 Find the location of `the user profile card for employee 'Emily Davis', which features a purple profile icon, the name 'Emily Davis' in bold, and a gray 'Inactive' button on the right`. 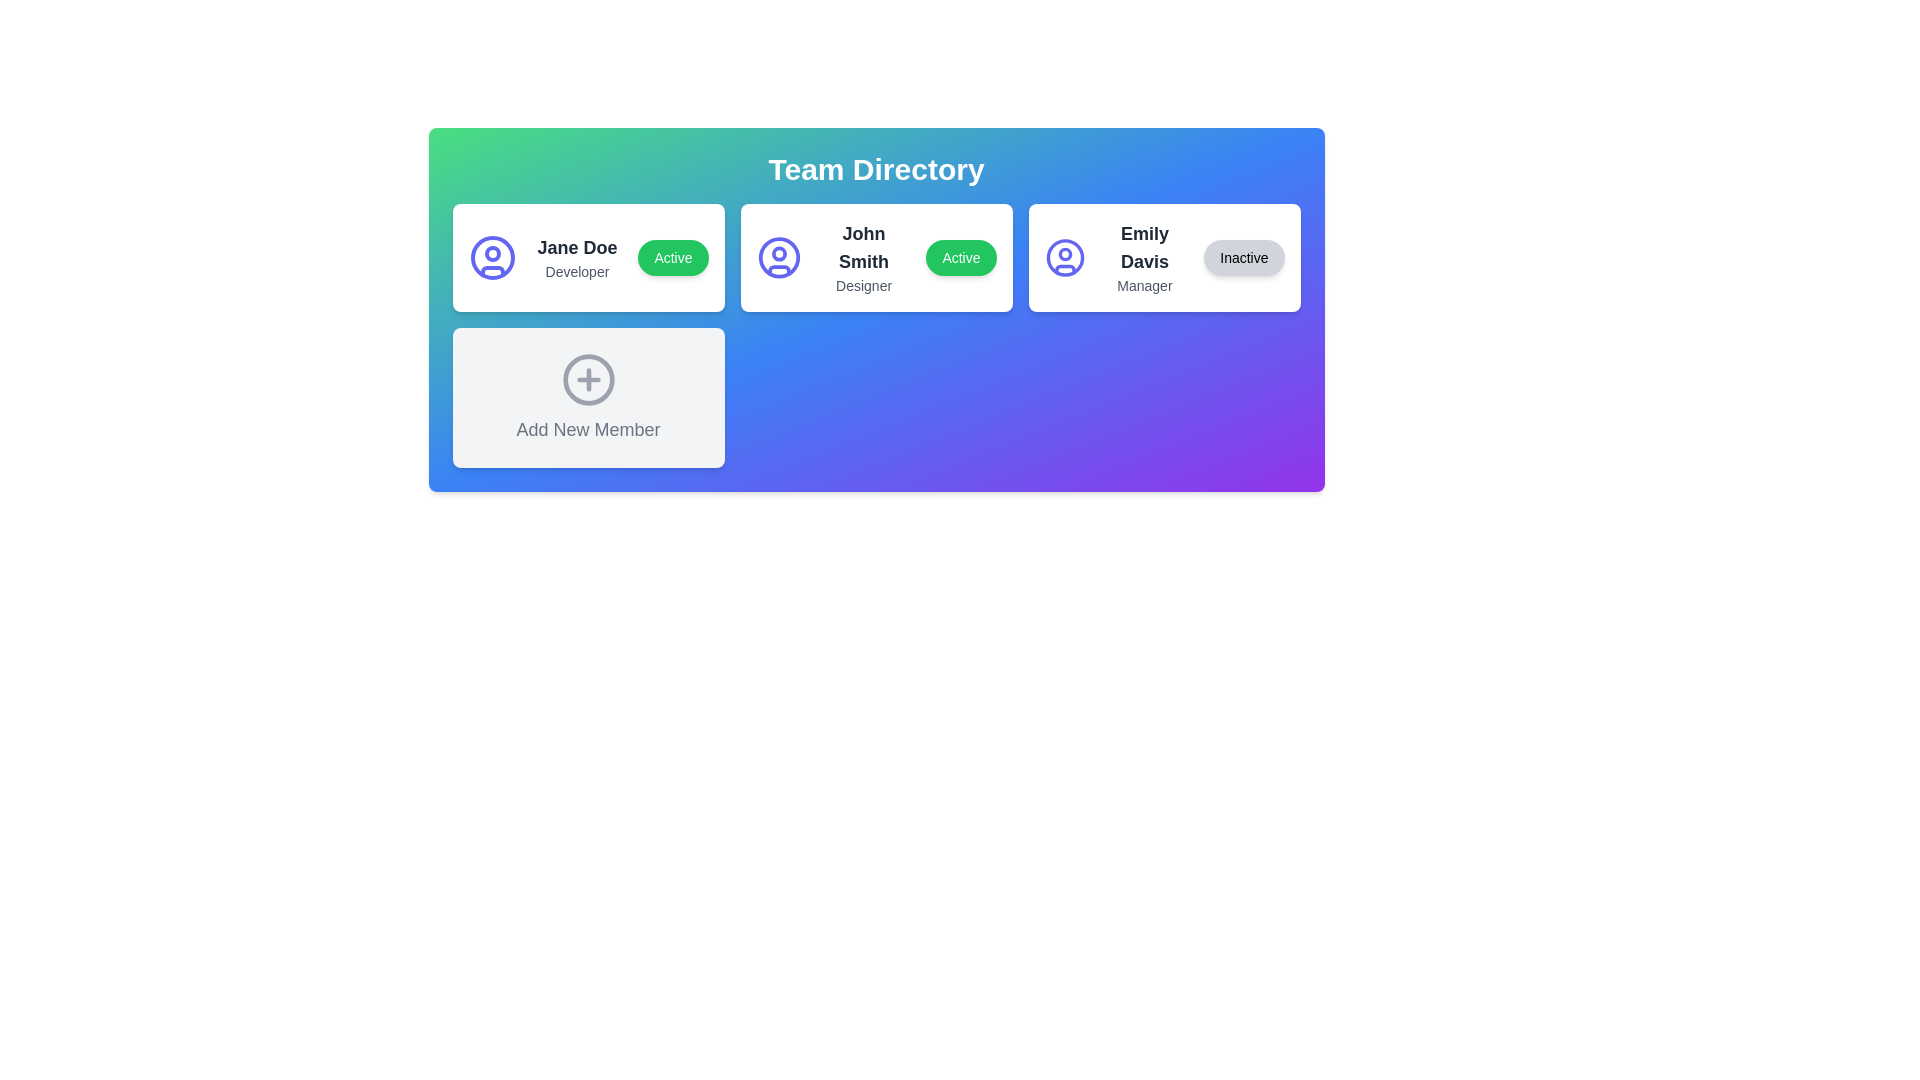

the user profile card for employee 'Emily Davis', which features a purple profile icon, the name 'Emily Davis' in bold, and a gray 'Inactive' button on the right is located at coordinates (1164, 257).